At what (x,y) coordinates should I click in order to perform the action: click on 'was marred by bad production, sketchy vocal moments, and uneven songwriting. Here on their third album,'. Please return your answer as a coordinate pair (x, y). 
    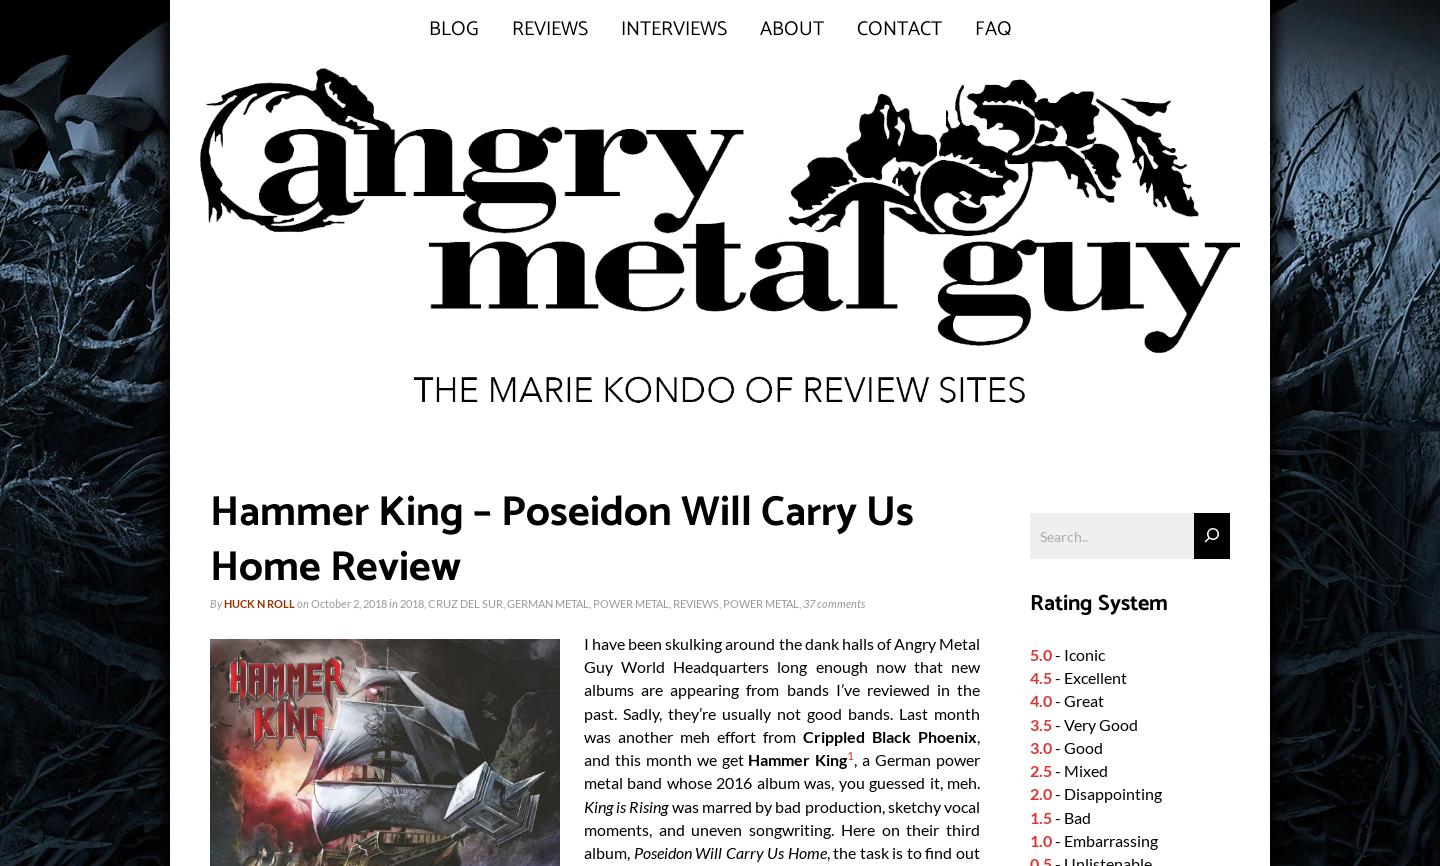
    Looking at the image, I should click on (782, 828).